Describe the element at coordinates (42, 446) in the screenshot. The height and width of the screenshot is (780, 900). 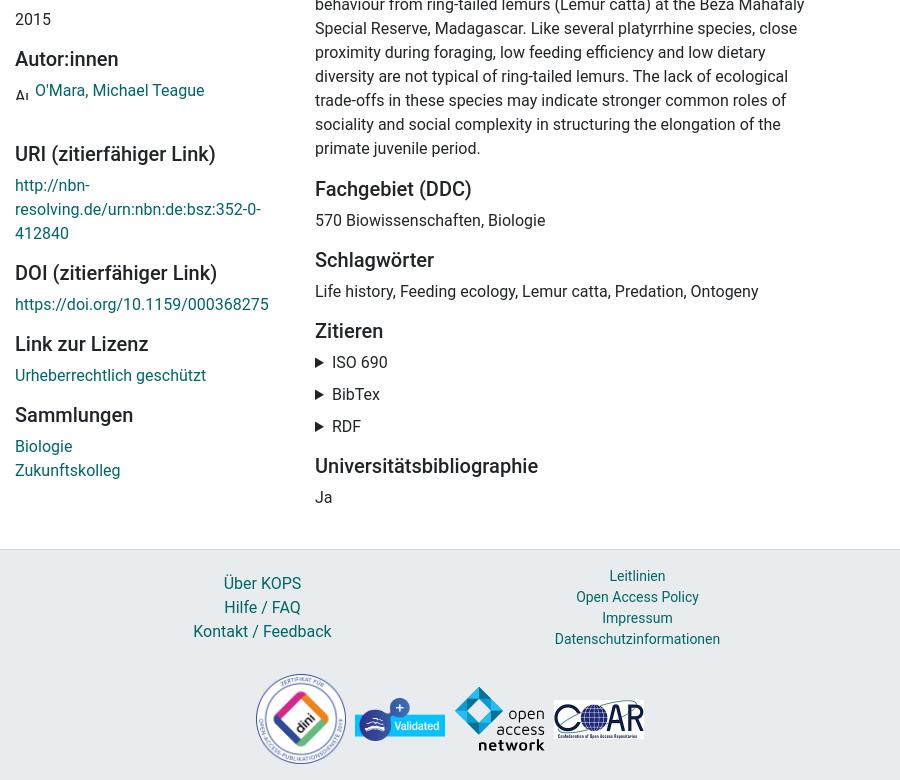
I see `'Biologie'` at that location.